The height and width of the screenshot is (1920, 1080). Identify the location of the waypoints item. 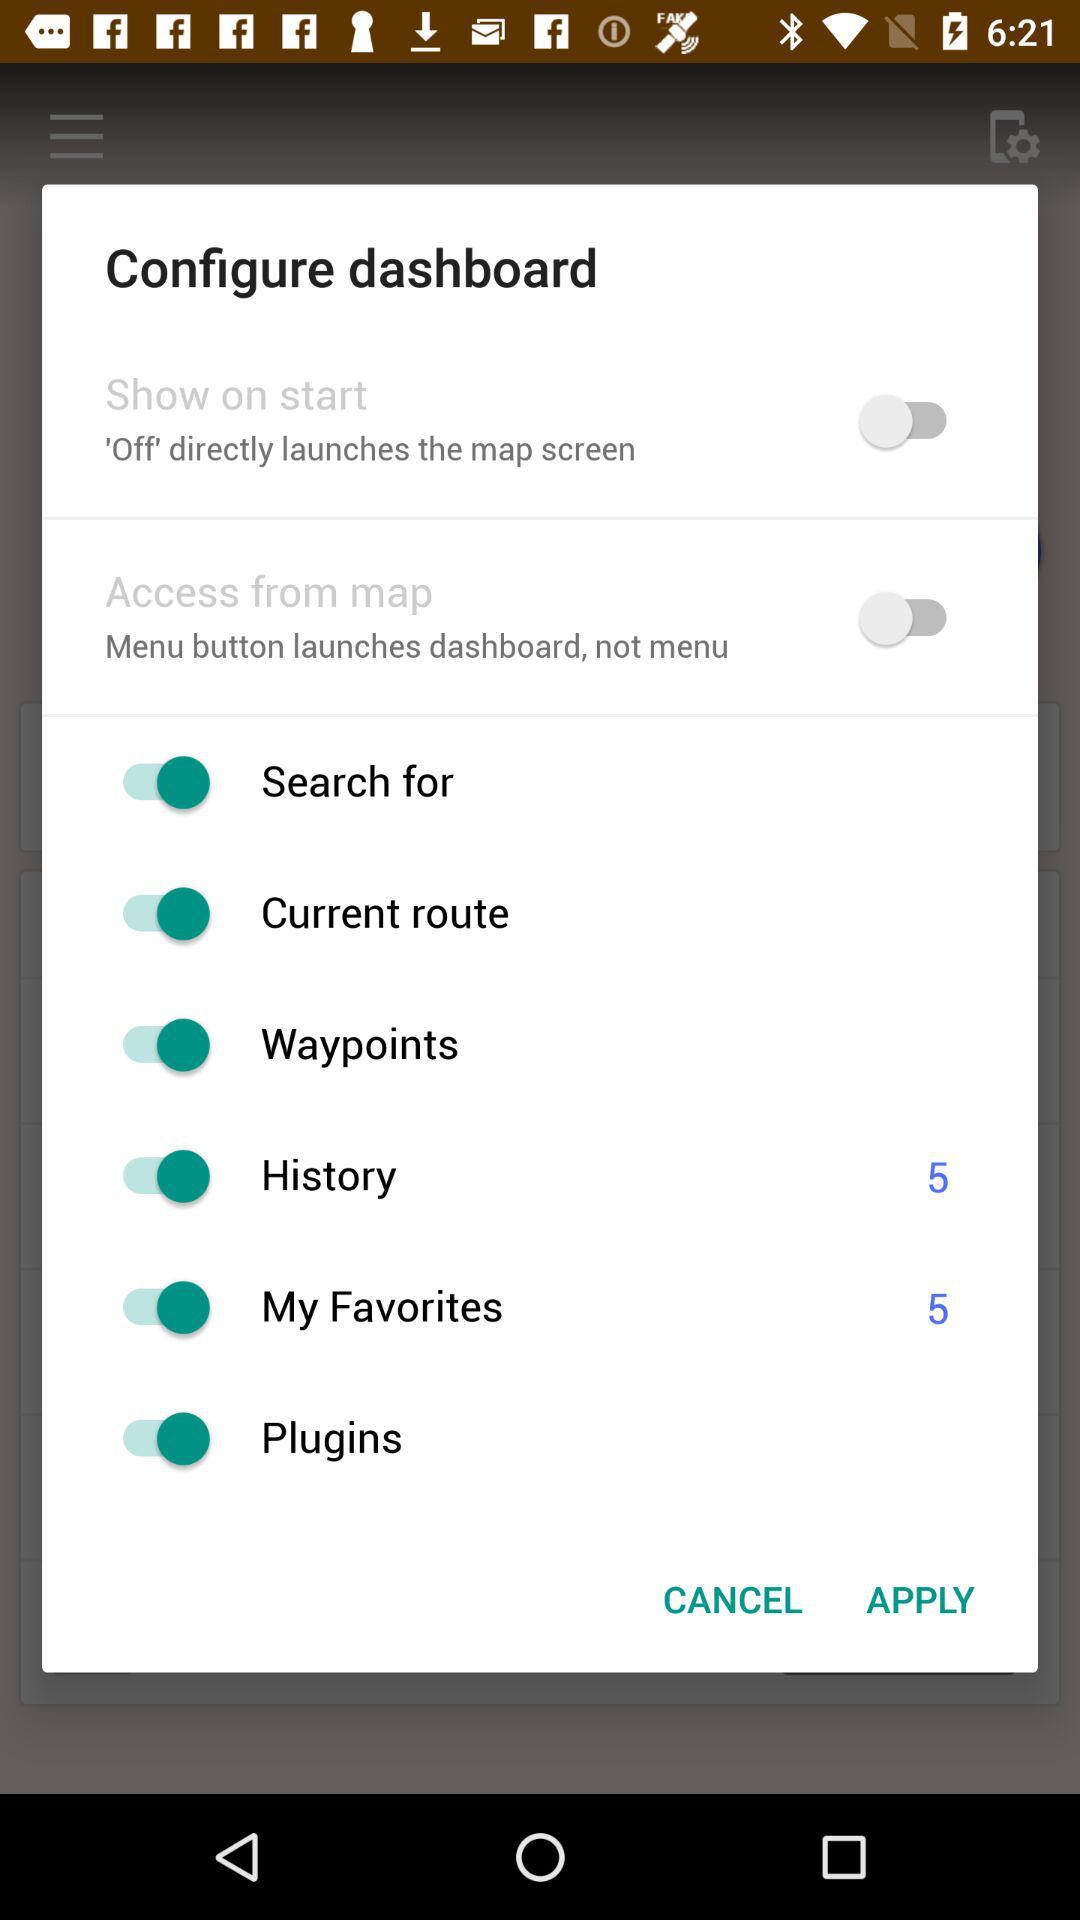
(649, 1044).